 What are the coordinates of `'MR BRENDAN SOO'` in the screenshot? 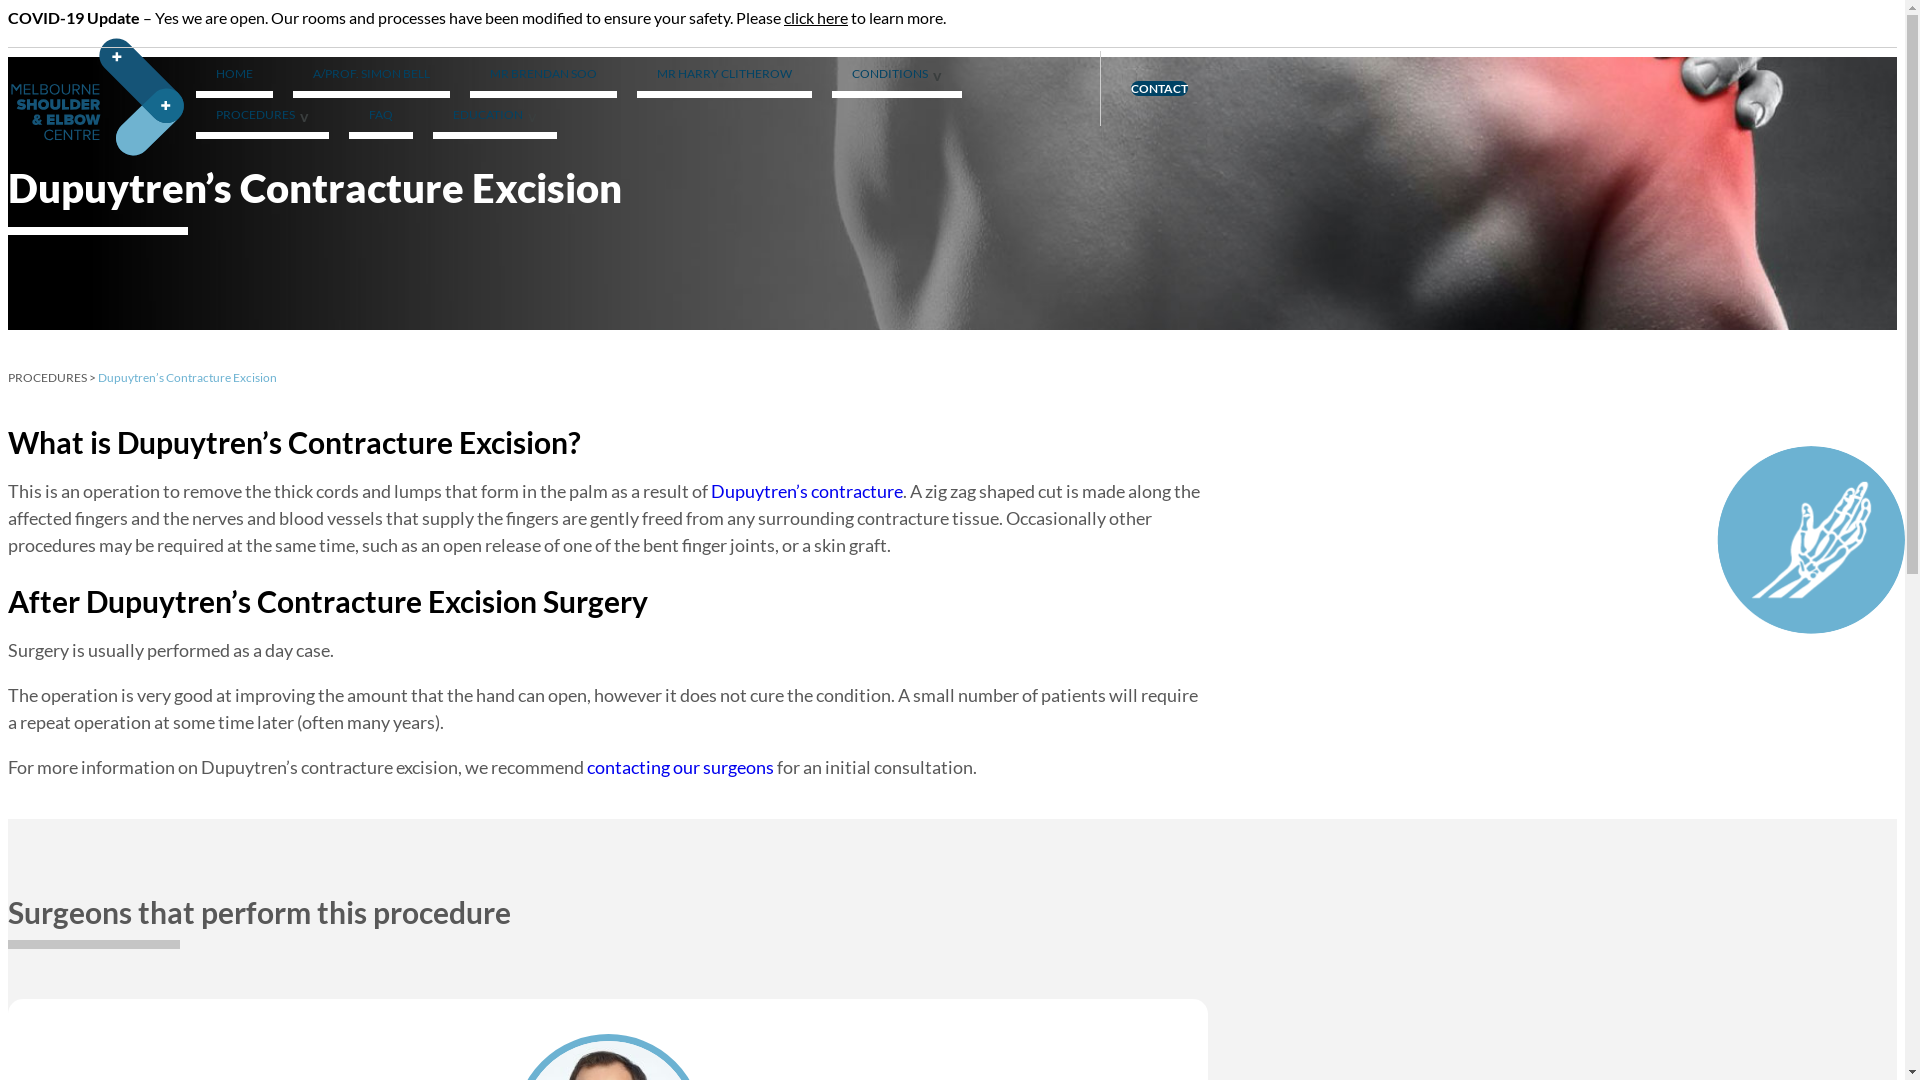 It's located at (543, 76).